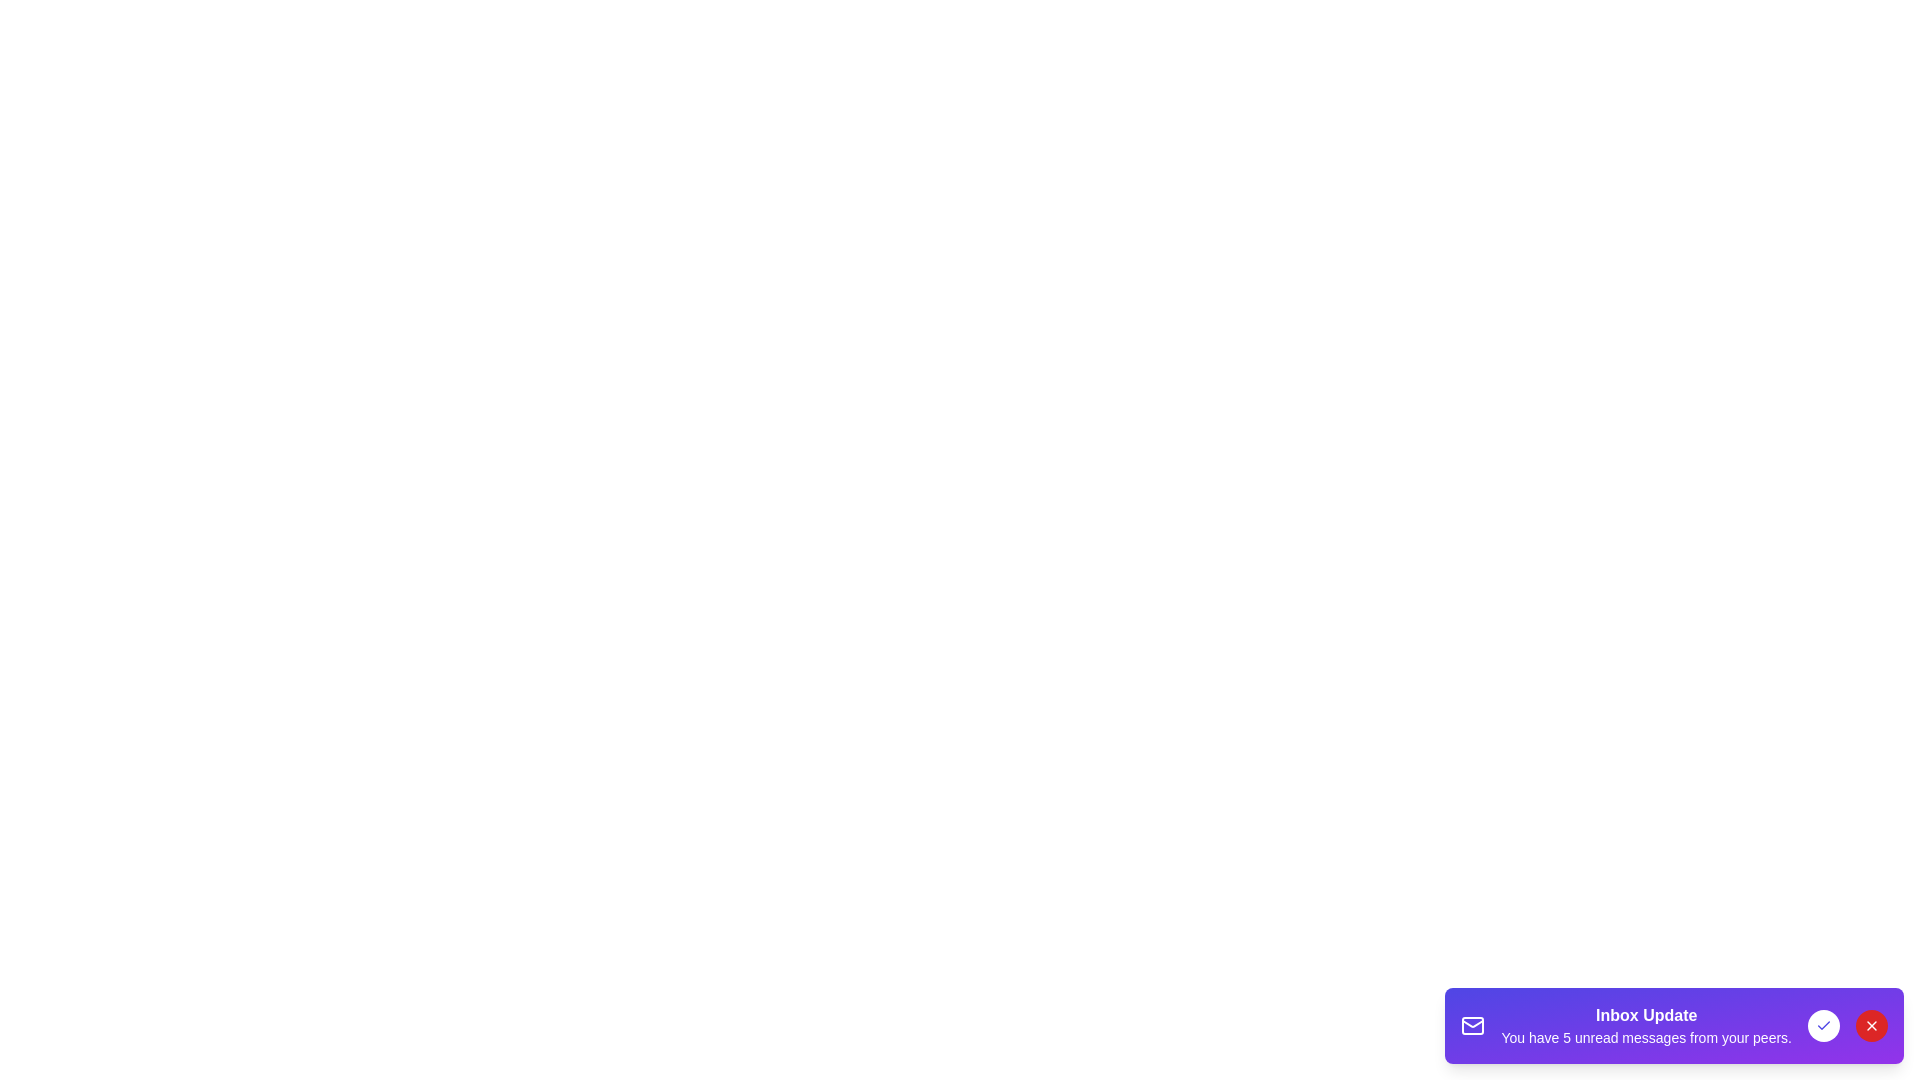 The image size is (1920, 1080). I want to click on the 'Close' button to dismiss the notification, so click(1871, 1026).